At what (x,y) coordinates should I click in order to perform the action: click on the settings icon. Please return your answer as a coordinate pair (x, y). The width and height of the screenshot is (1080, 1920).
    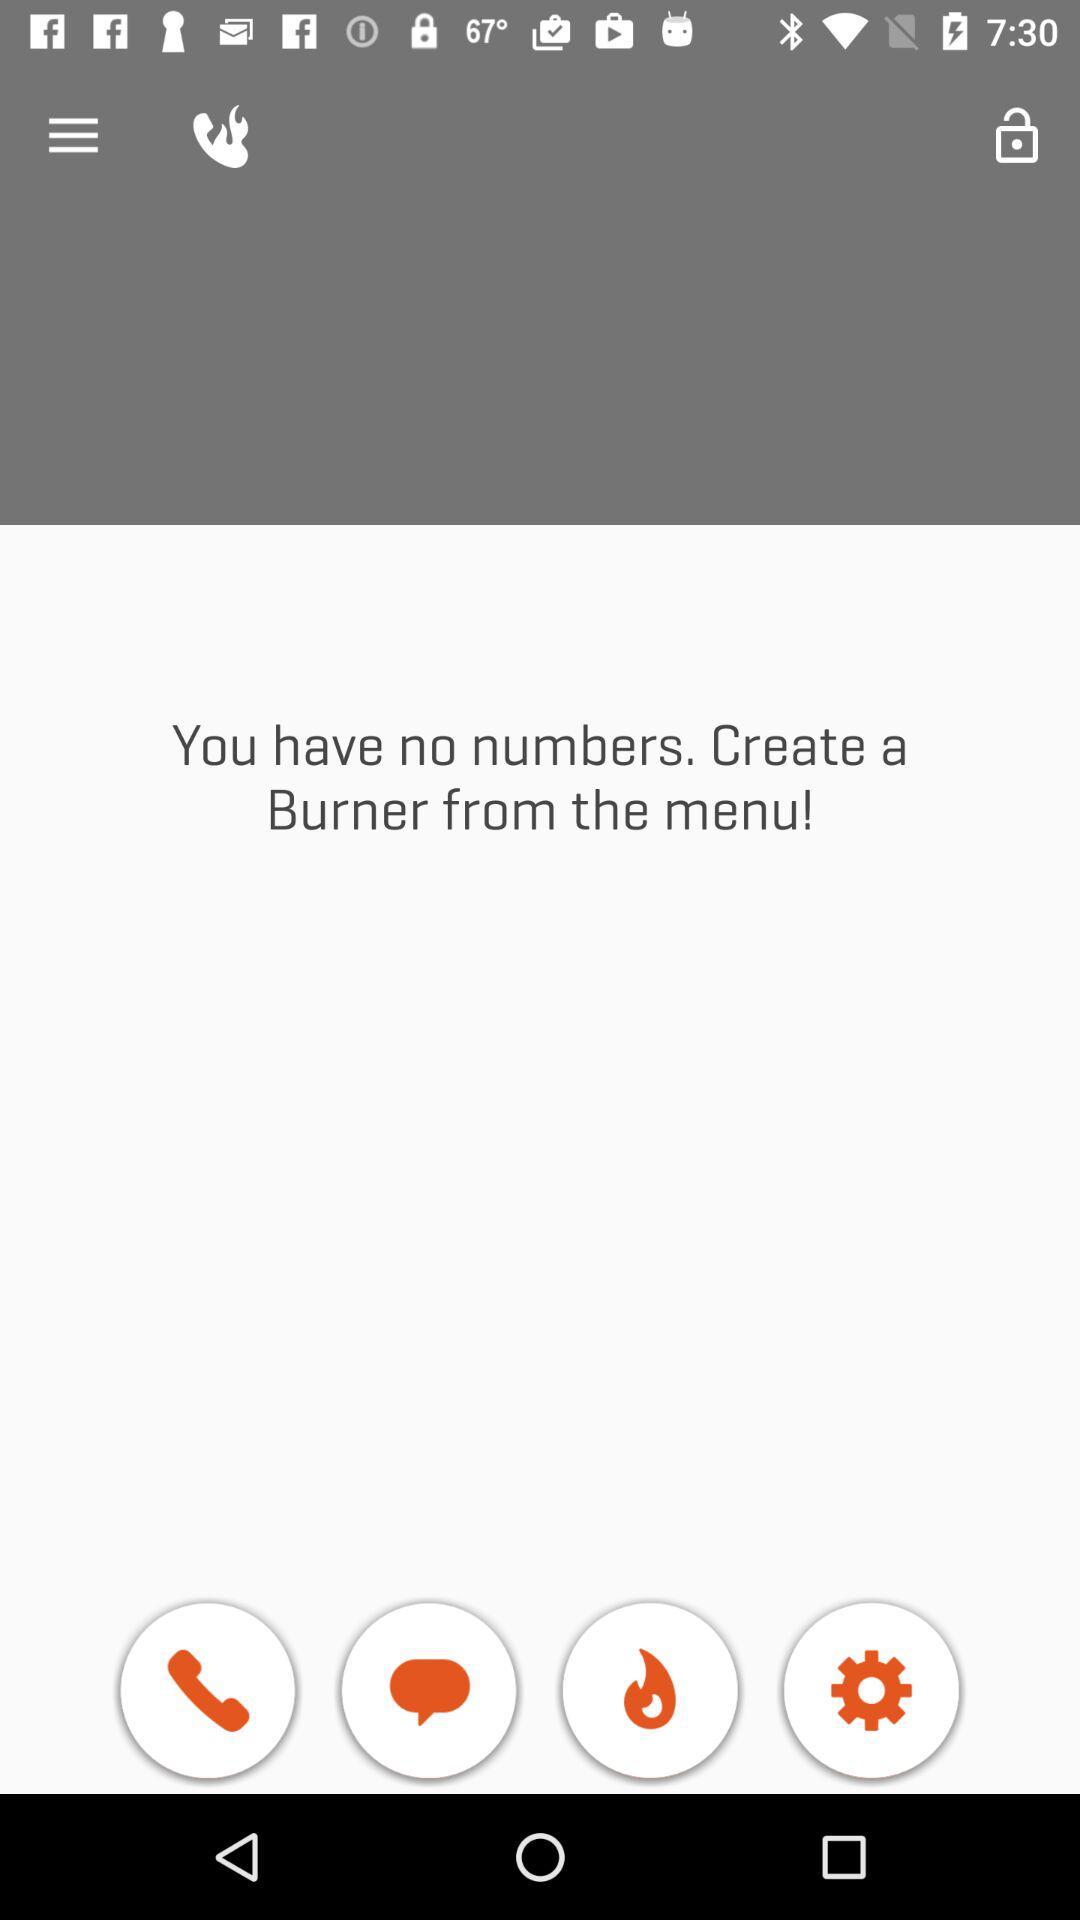
    Looking at the image, I should click on (870, 1693).